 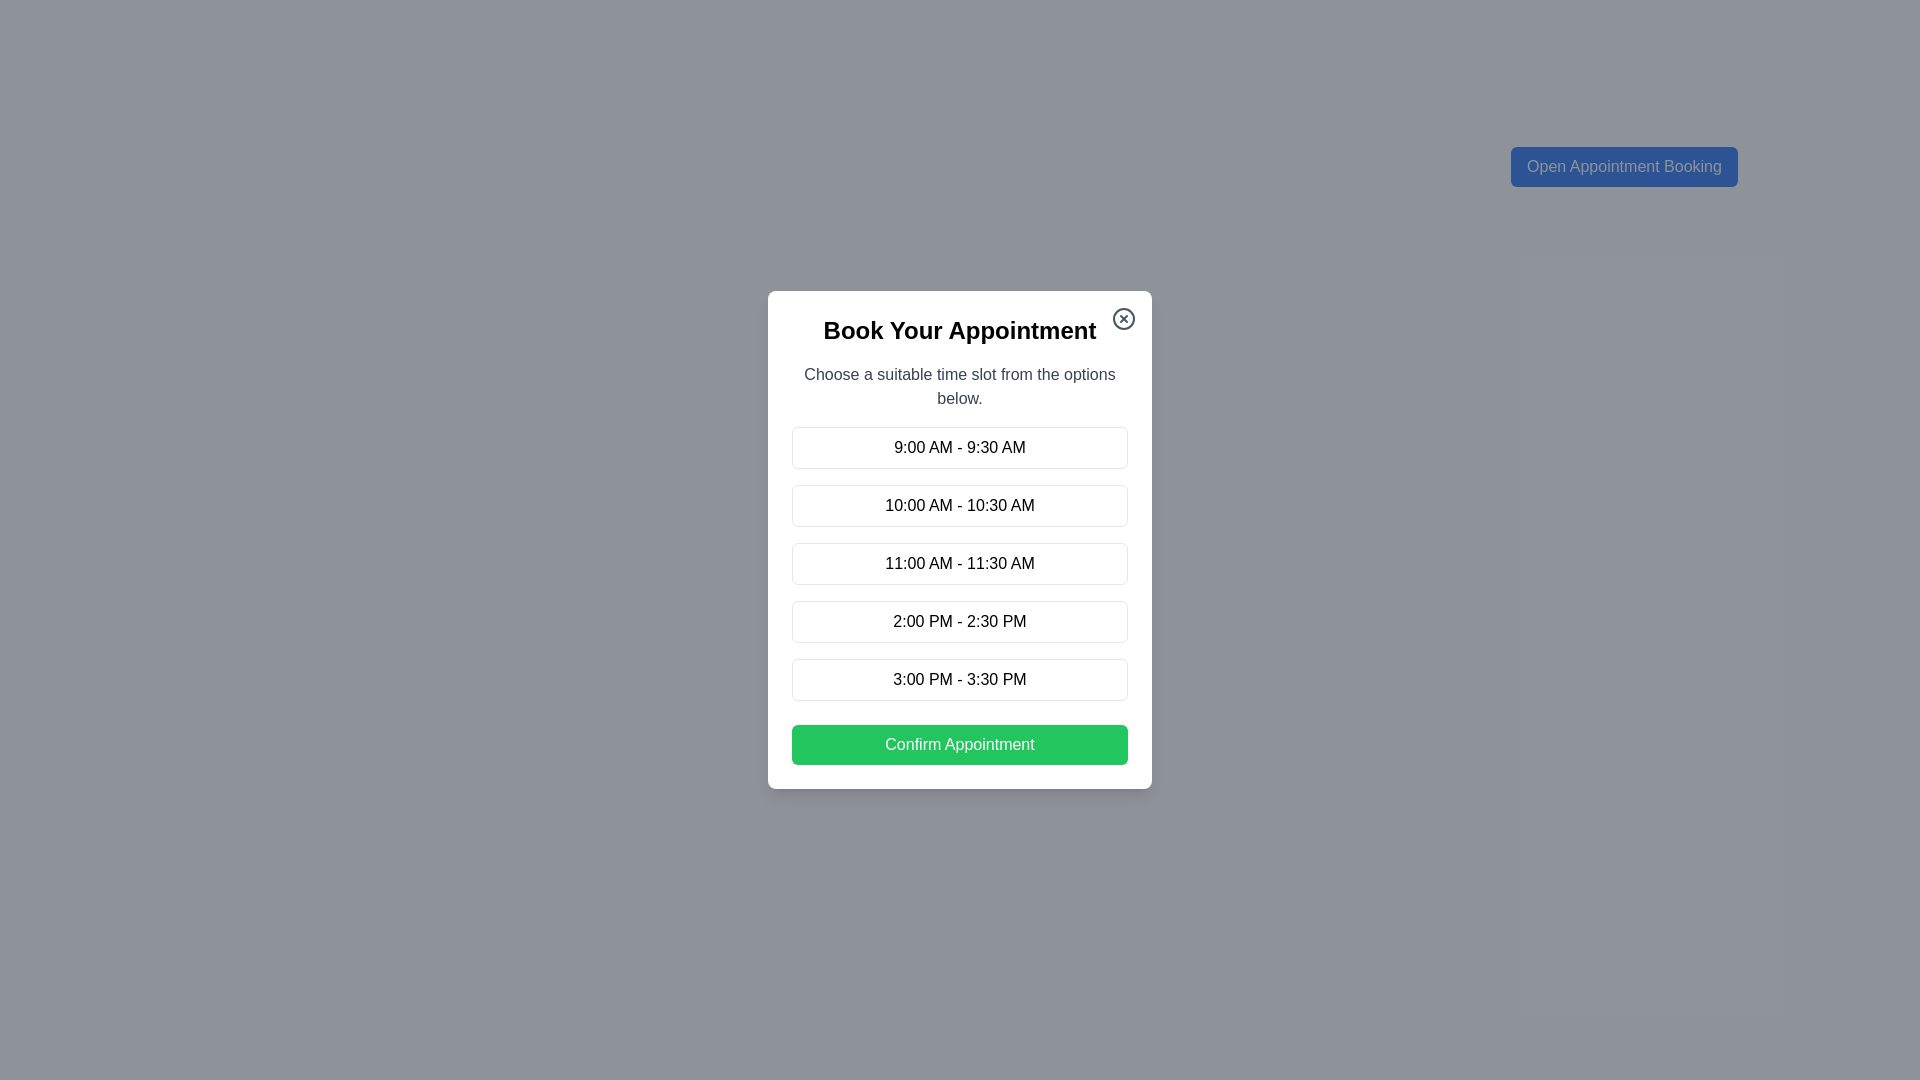 I want to click on the graphic properties of the close button icon, which is a circle enclosing an 'X' shape located in the top-right corner of the modal window, so click(x=1123, y=318).